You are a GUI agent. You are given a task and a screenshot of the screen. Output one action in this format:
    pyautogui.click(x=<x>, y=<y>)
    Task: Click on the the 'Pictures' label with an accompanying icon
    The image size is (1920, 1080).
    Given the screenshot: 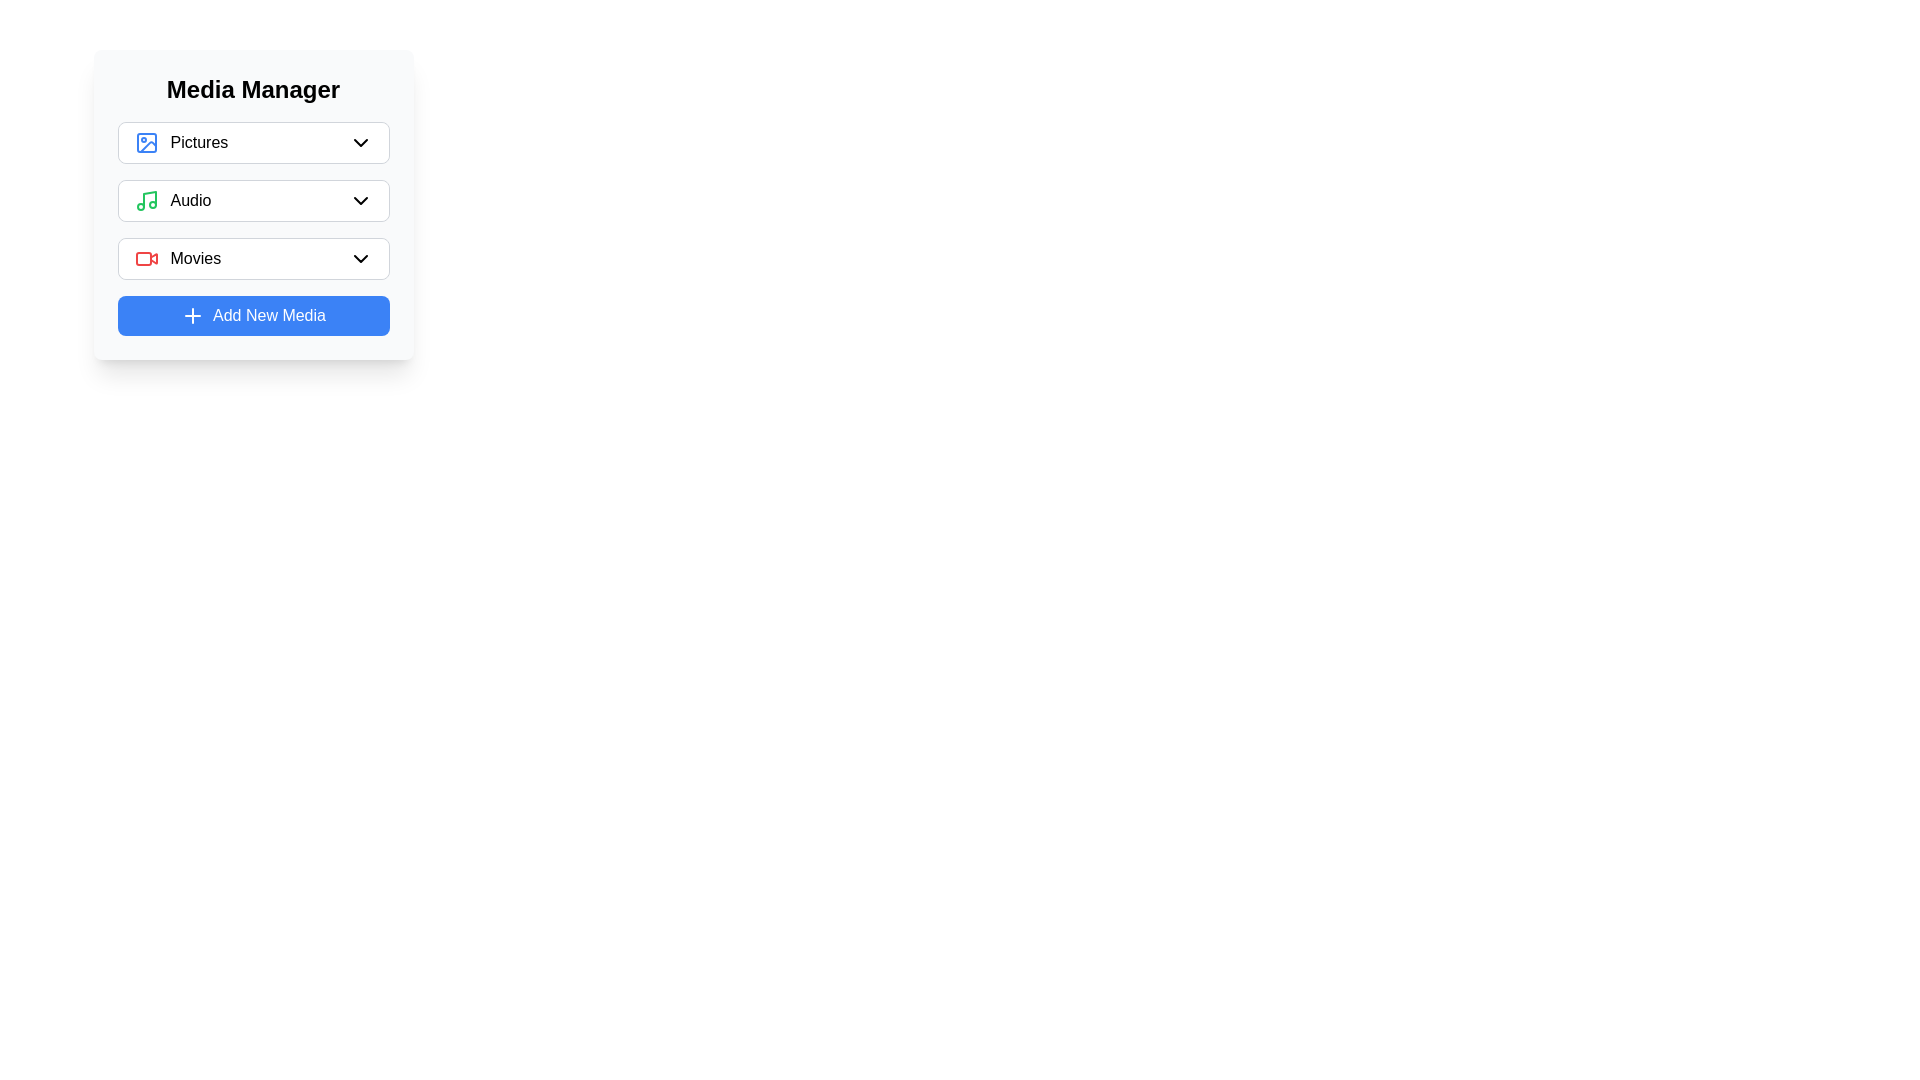 What is the action you would take?
    pyautogui.click(x=181, y=141)
    